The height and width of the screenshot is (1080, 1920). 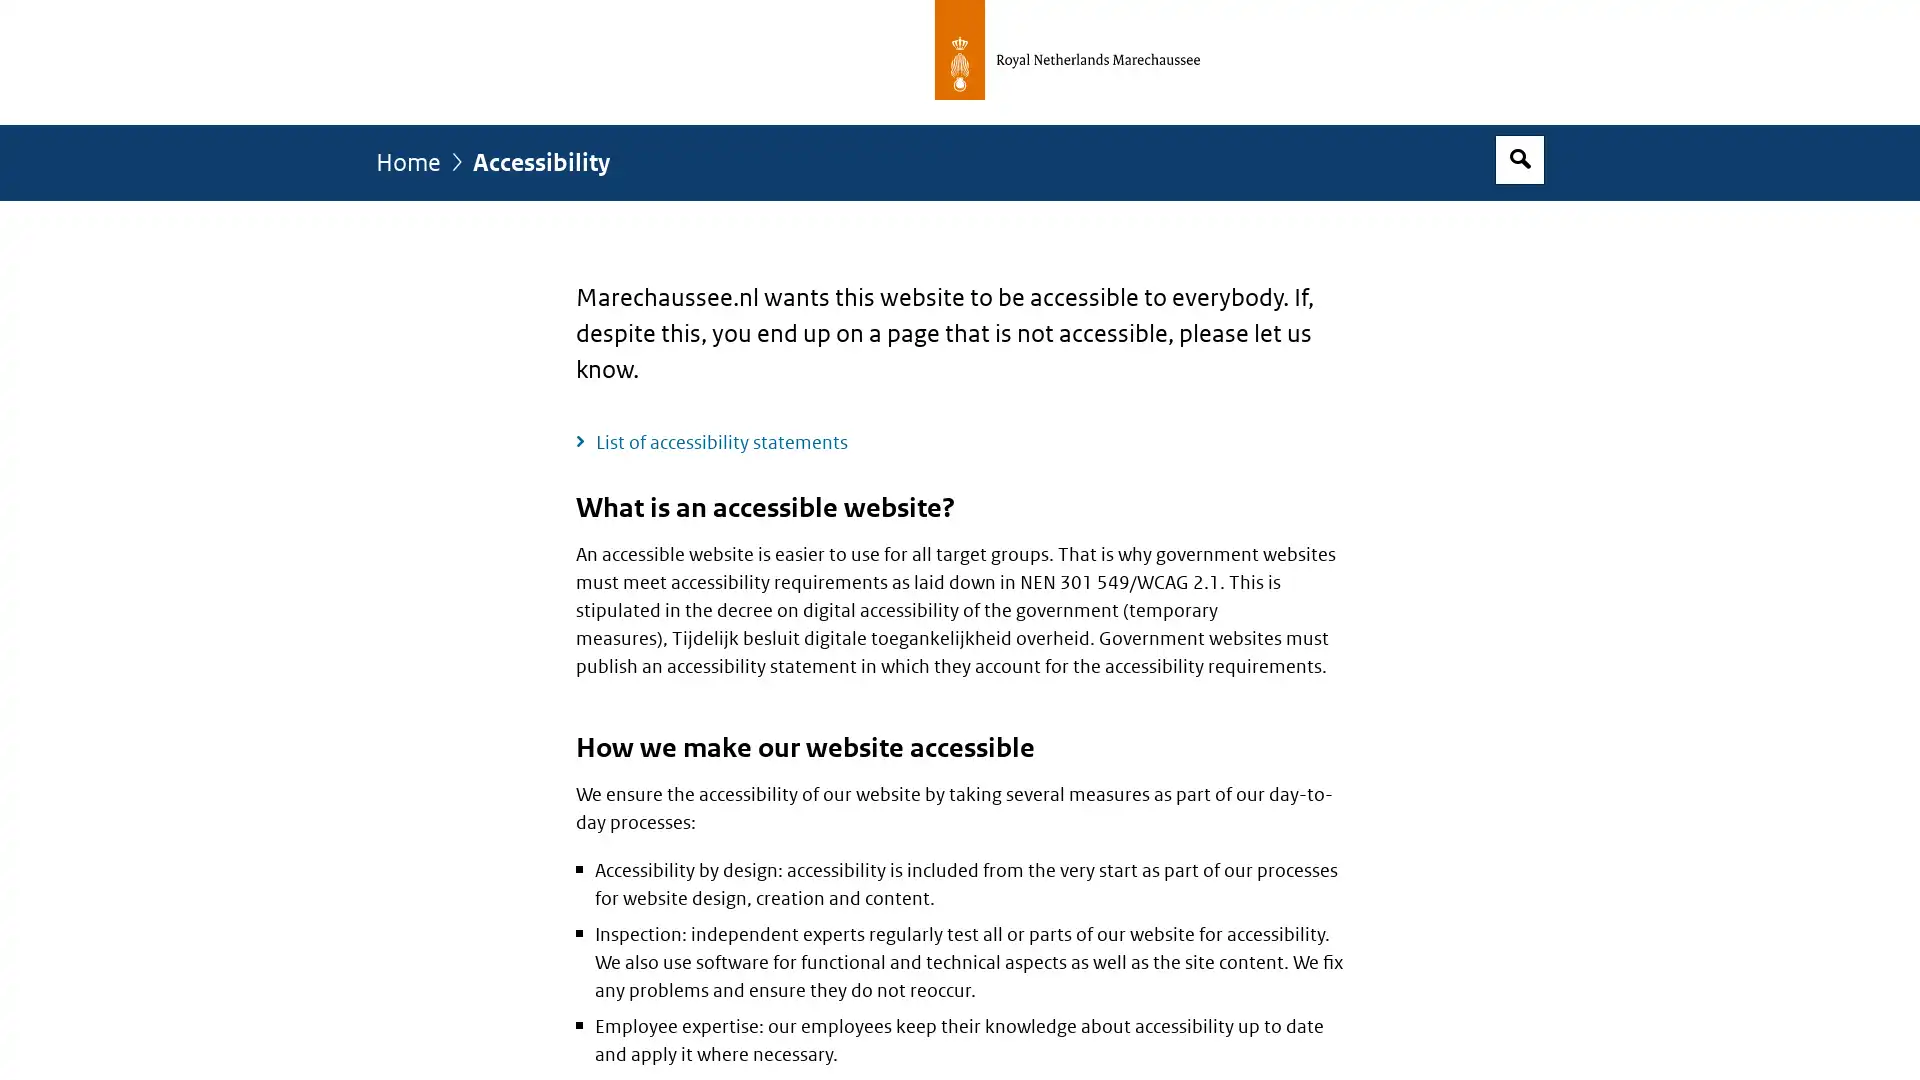 What do you see at coordinates (1520, 158) in the screenshot?
I see `Open search box` at bounding box center [1520, 158].